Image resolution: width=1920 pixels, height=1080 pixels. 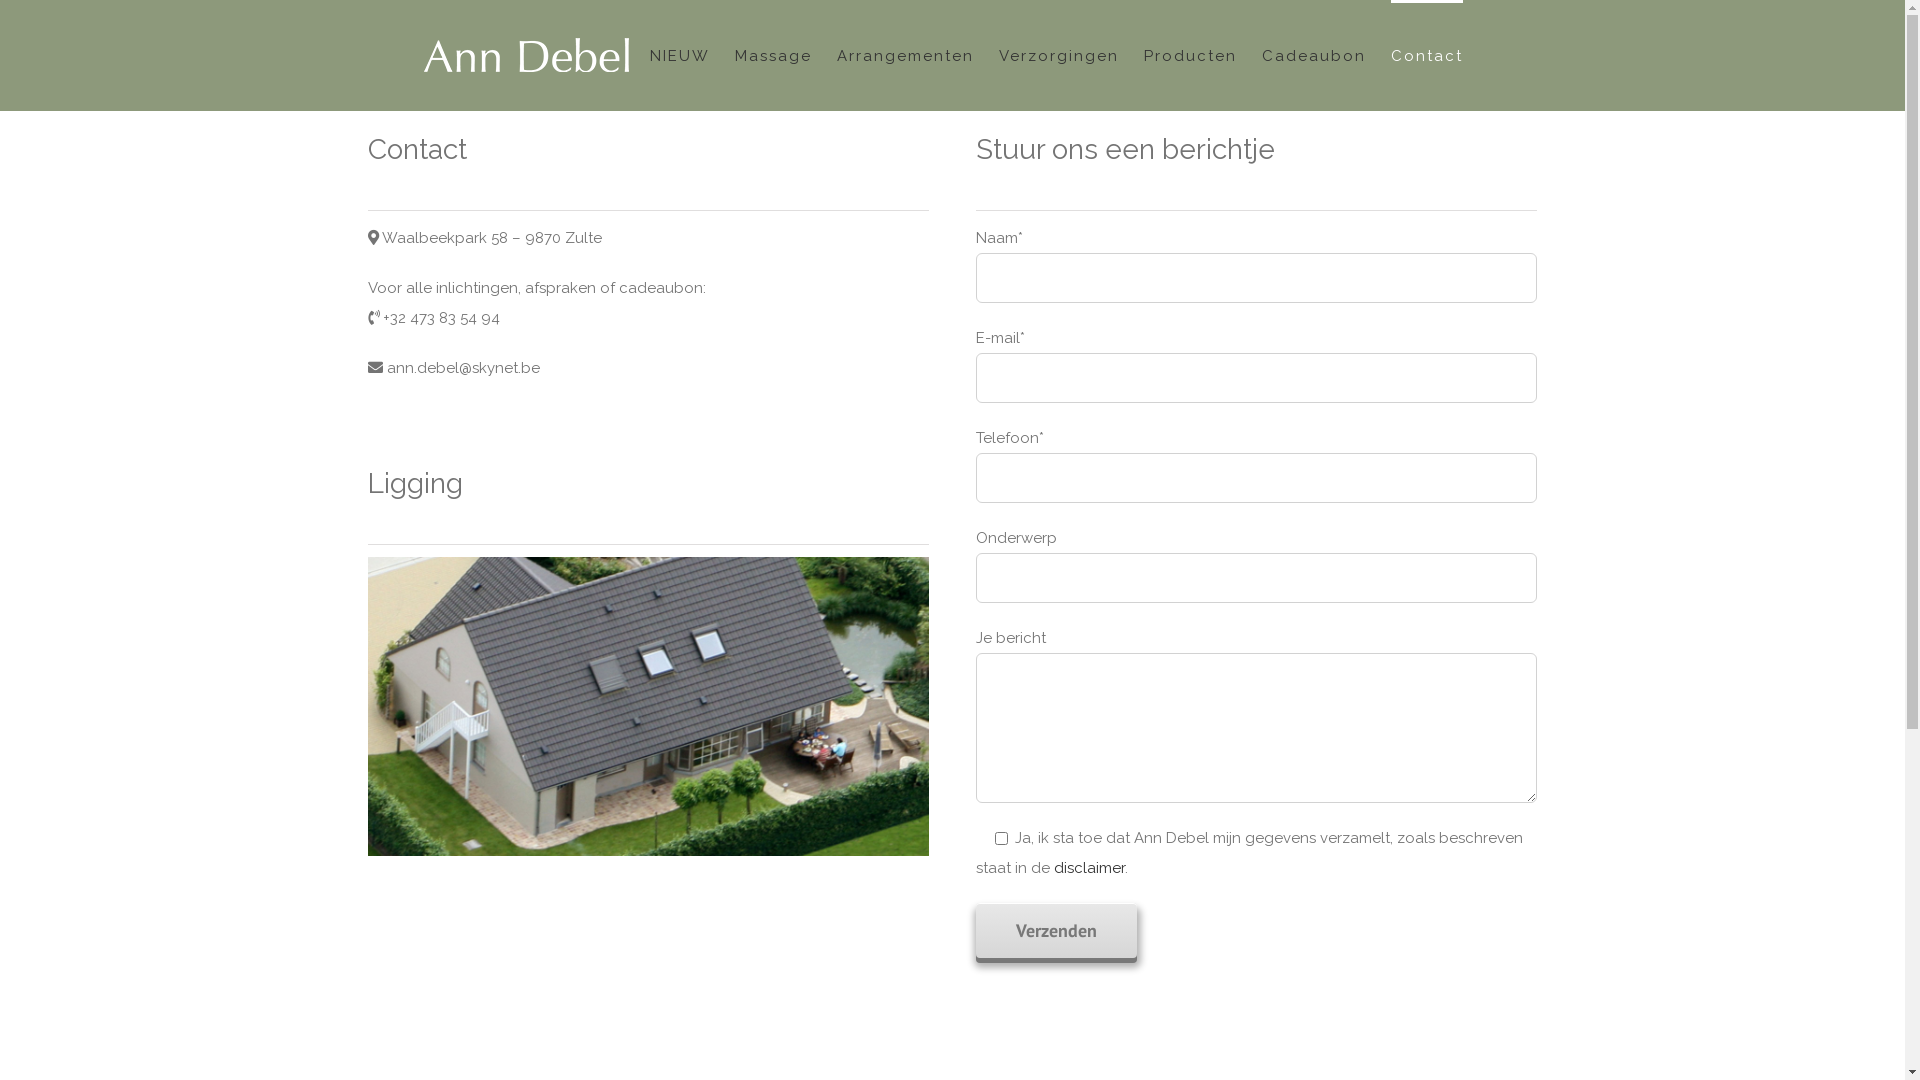 What do you see at coordinates (1190, 53) in the screenshot?
I see `'Producten'` at bounding box center [1190, 53].